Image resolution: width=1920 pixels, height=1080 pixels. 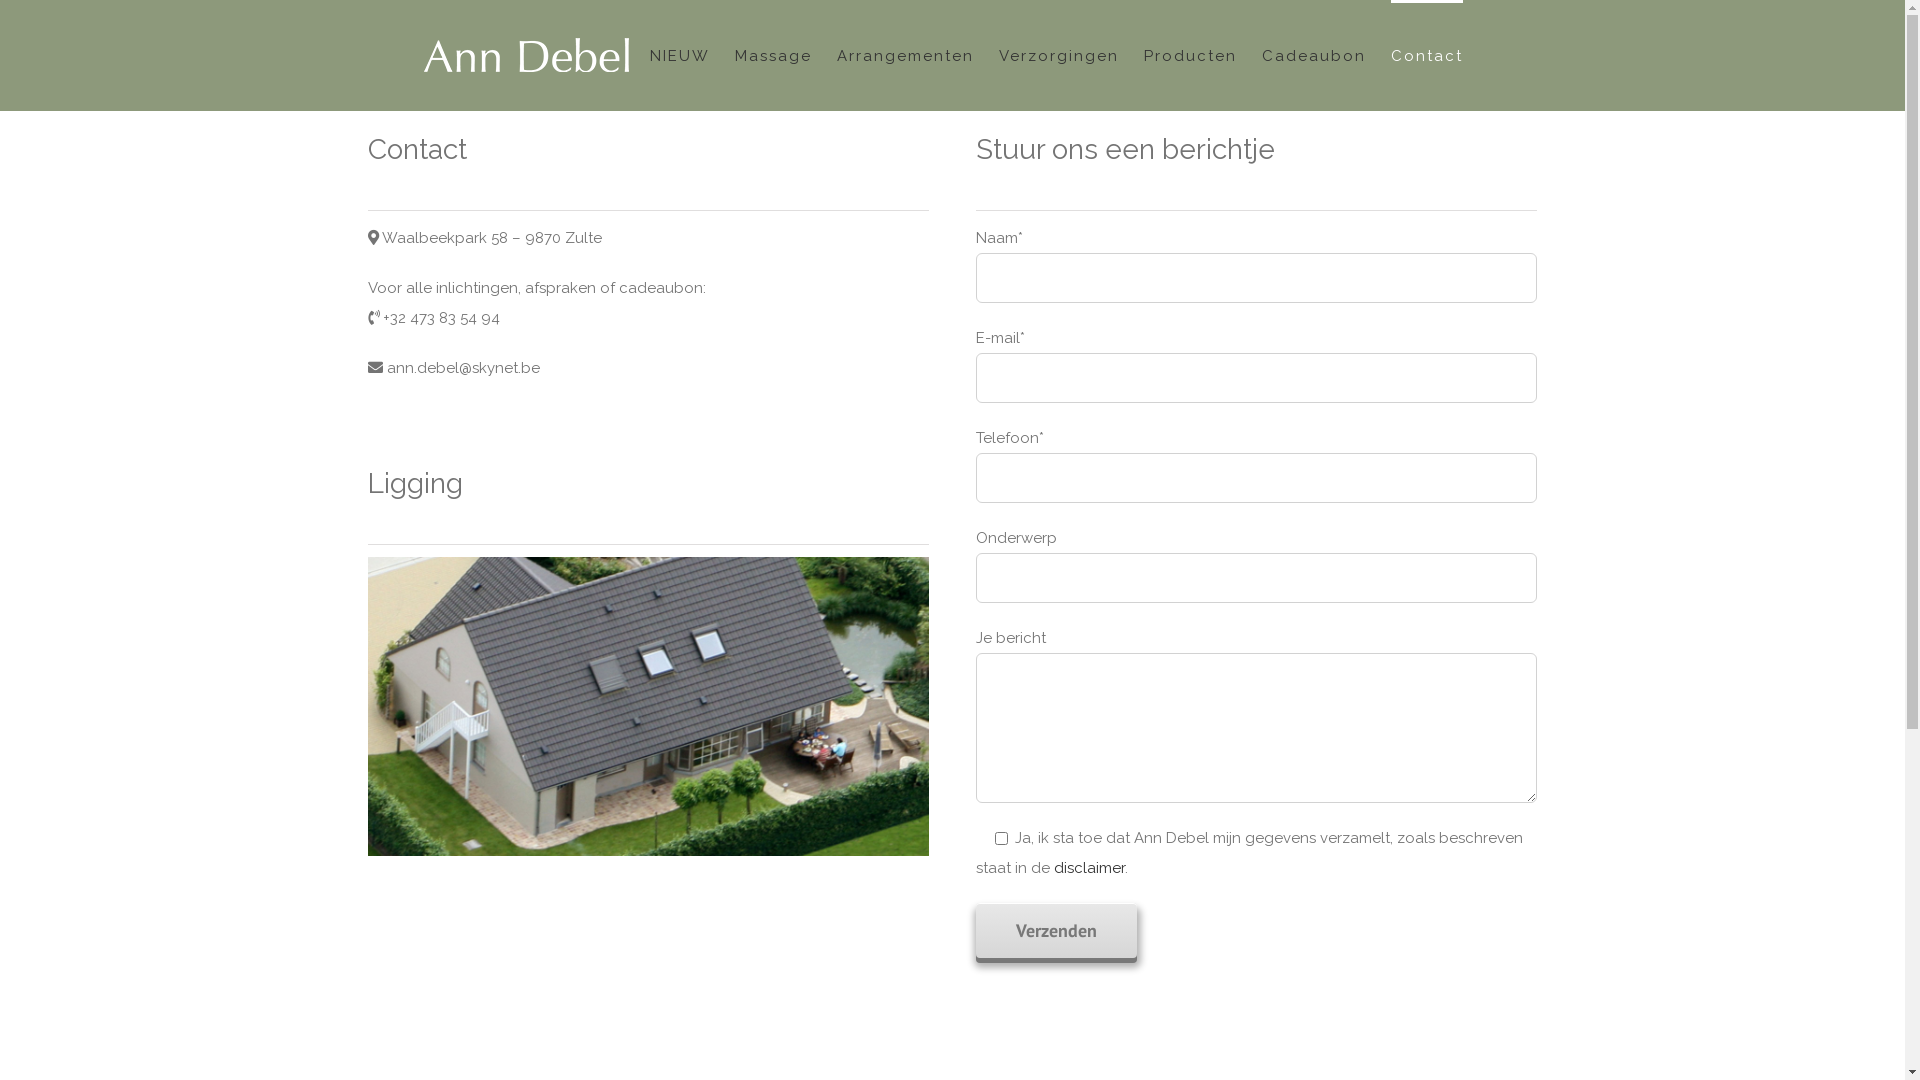 What do you see at coordinates (1190, 53) in the screenshot?
I see `'Producten'` at bounding box center [1190, 53].